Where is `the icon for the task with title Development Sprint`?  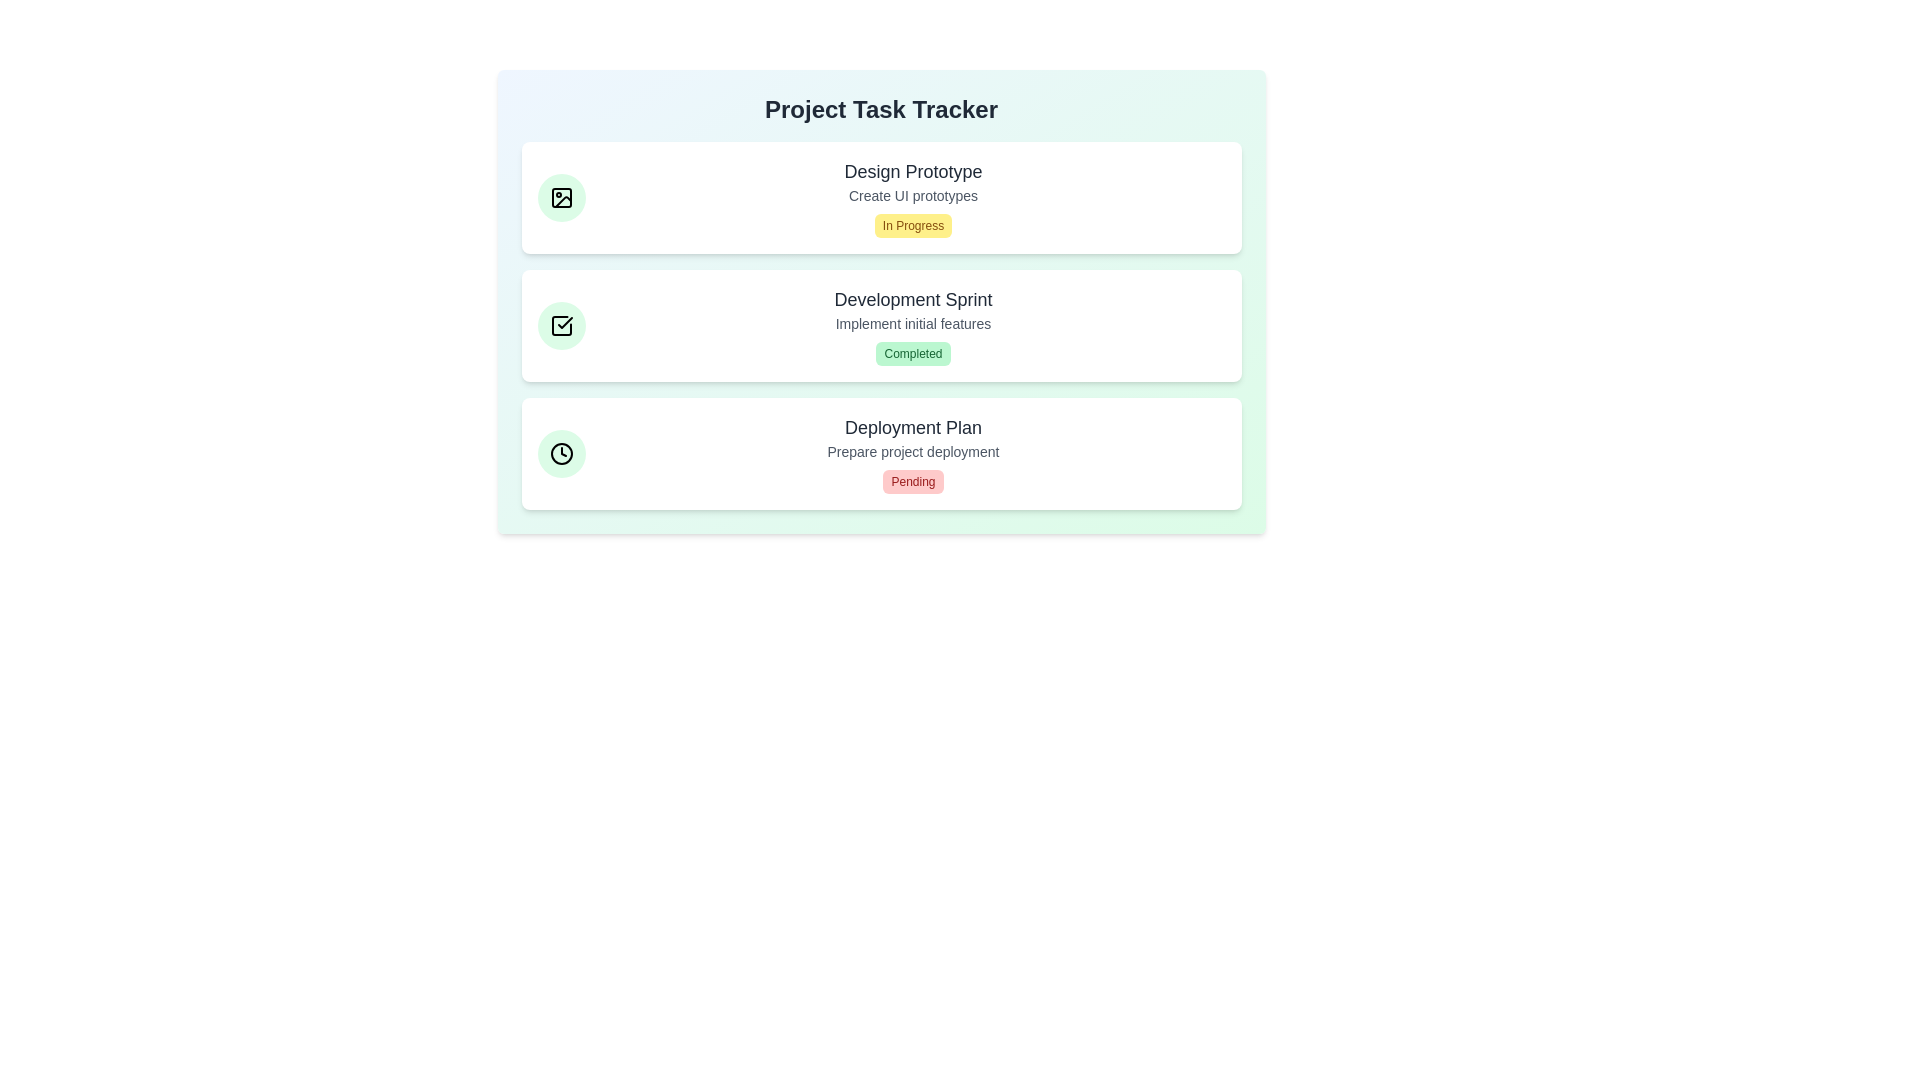
the icon for the task with title Development Sprint is located at coordinates (560, 325).